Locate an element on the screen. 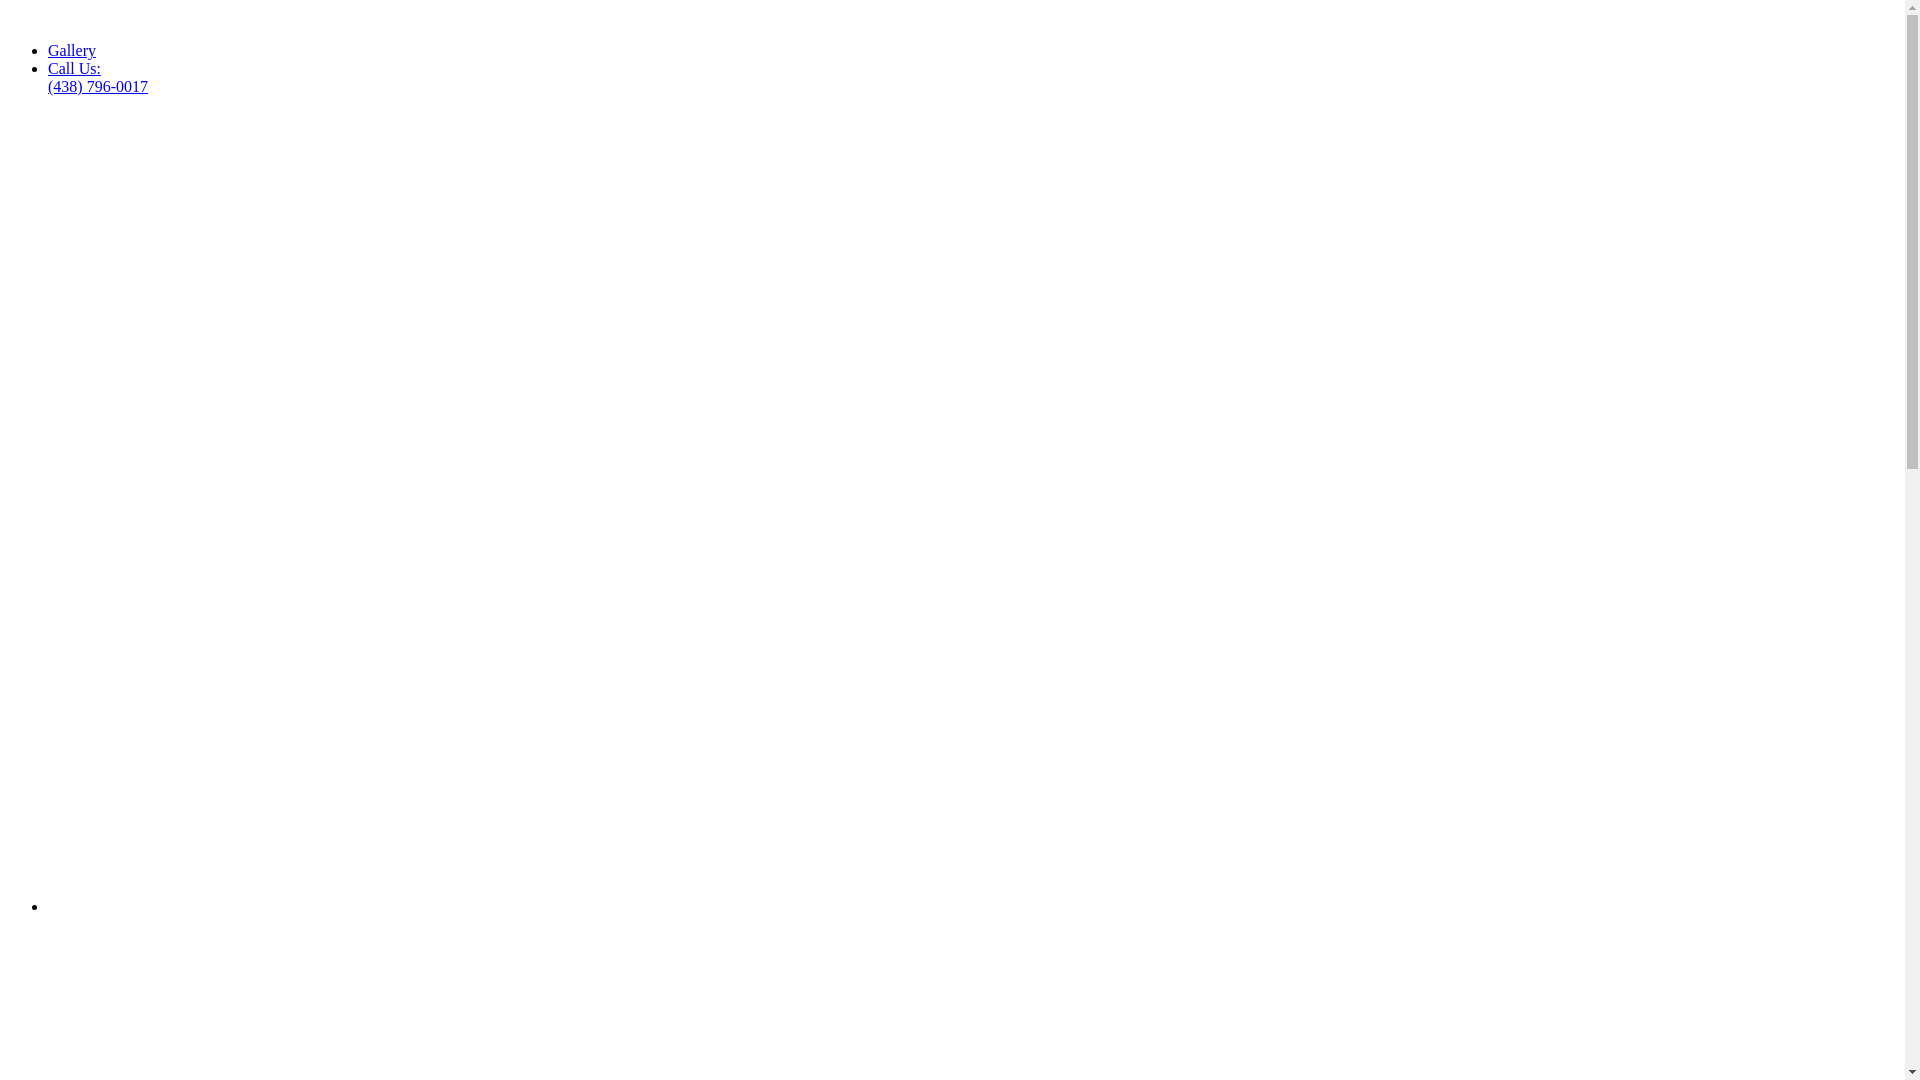 The width and height of the screenshot is (1920, 1080). 'Call Us: is located at coordinates (96, 76).